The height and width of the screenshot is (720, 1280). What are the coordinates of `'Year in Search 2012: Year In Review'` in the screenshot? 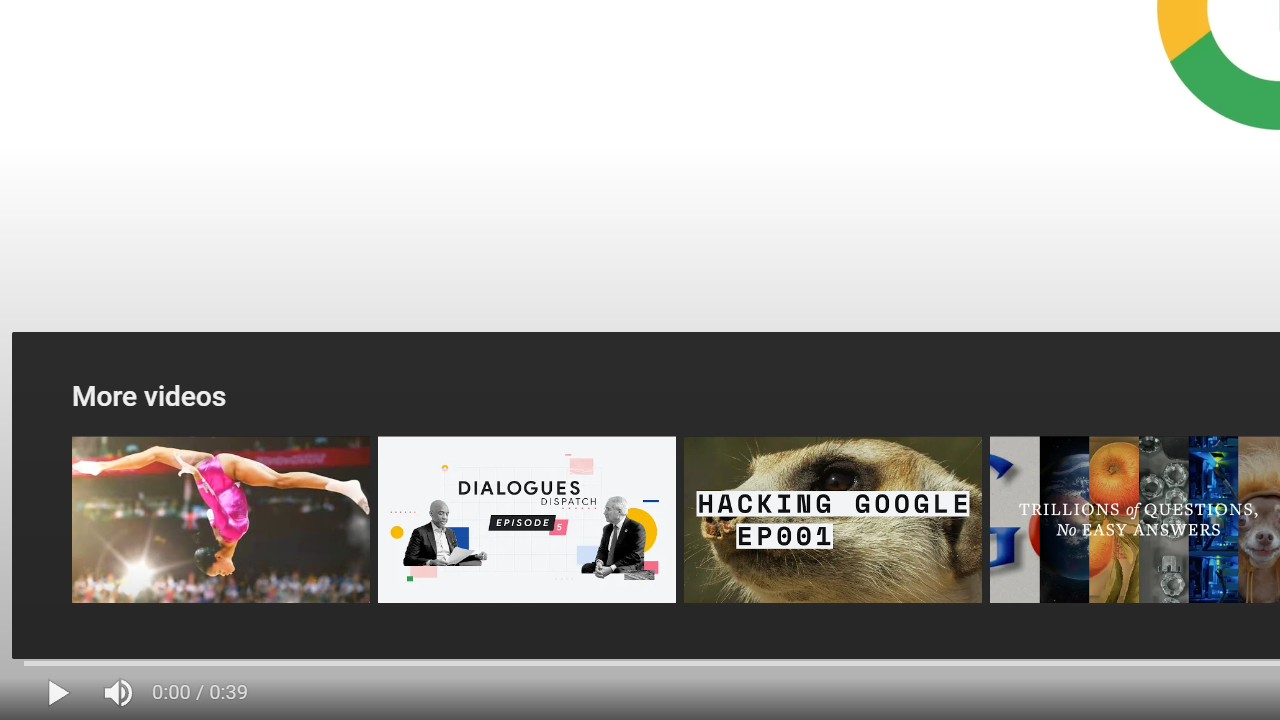 It's located at (220, 518).